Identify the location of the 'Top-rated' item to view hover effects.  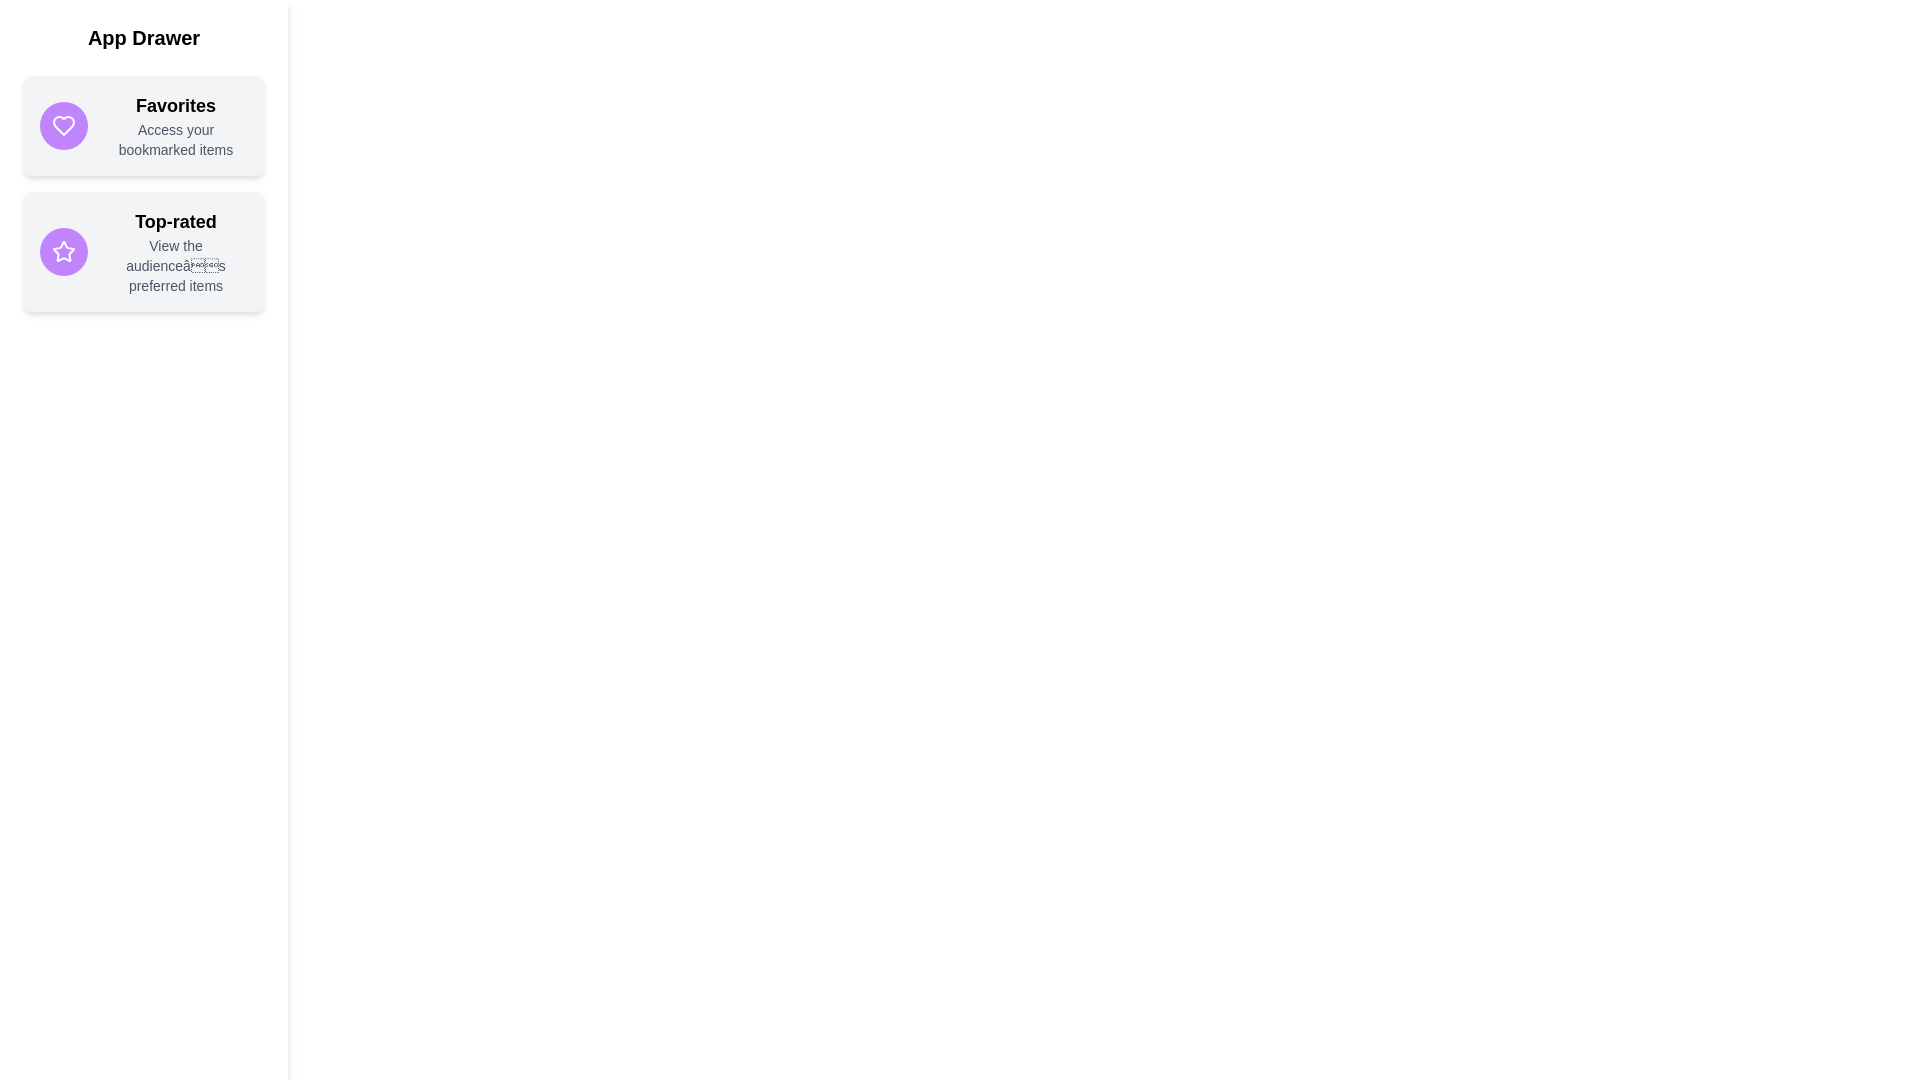
(143, 250).